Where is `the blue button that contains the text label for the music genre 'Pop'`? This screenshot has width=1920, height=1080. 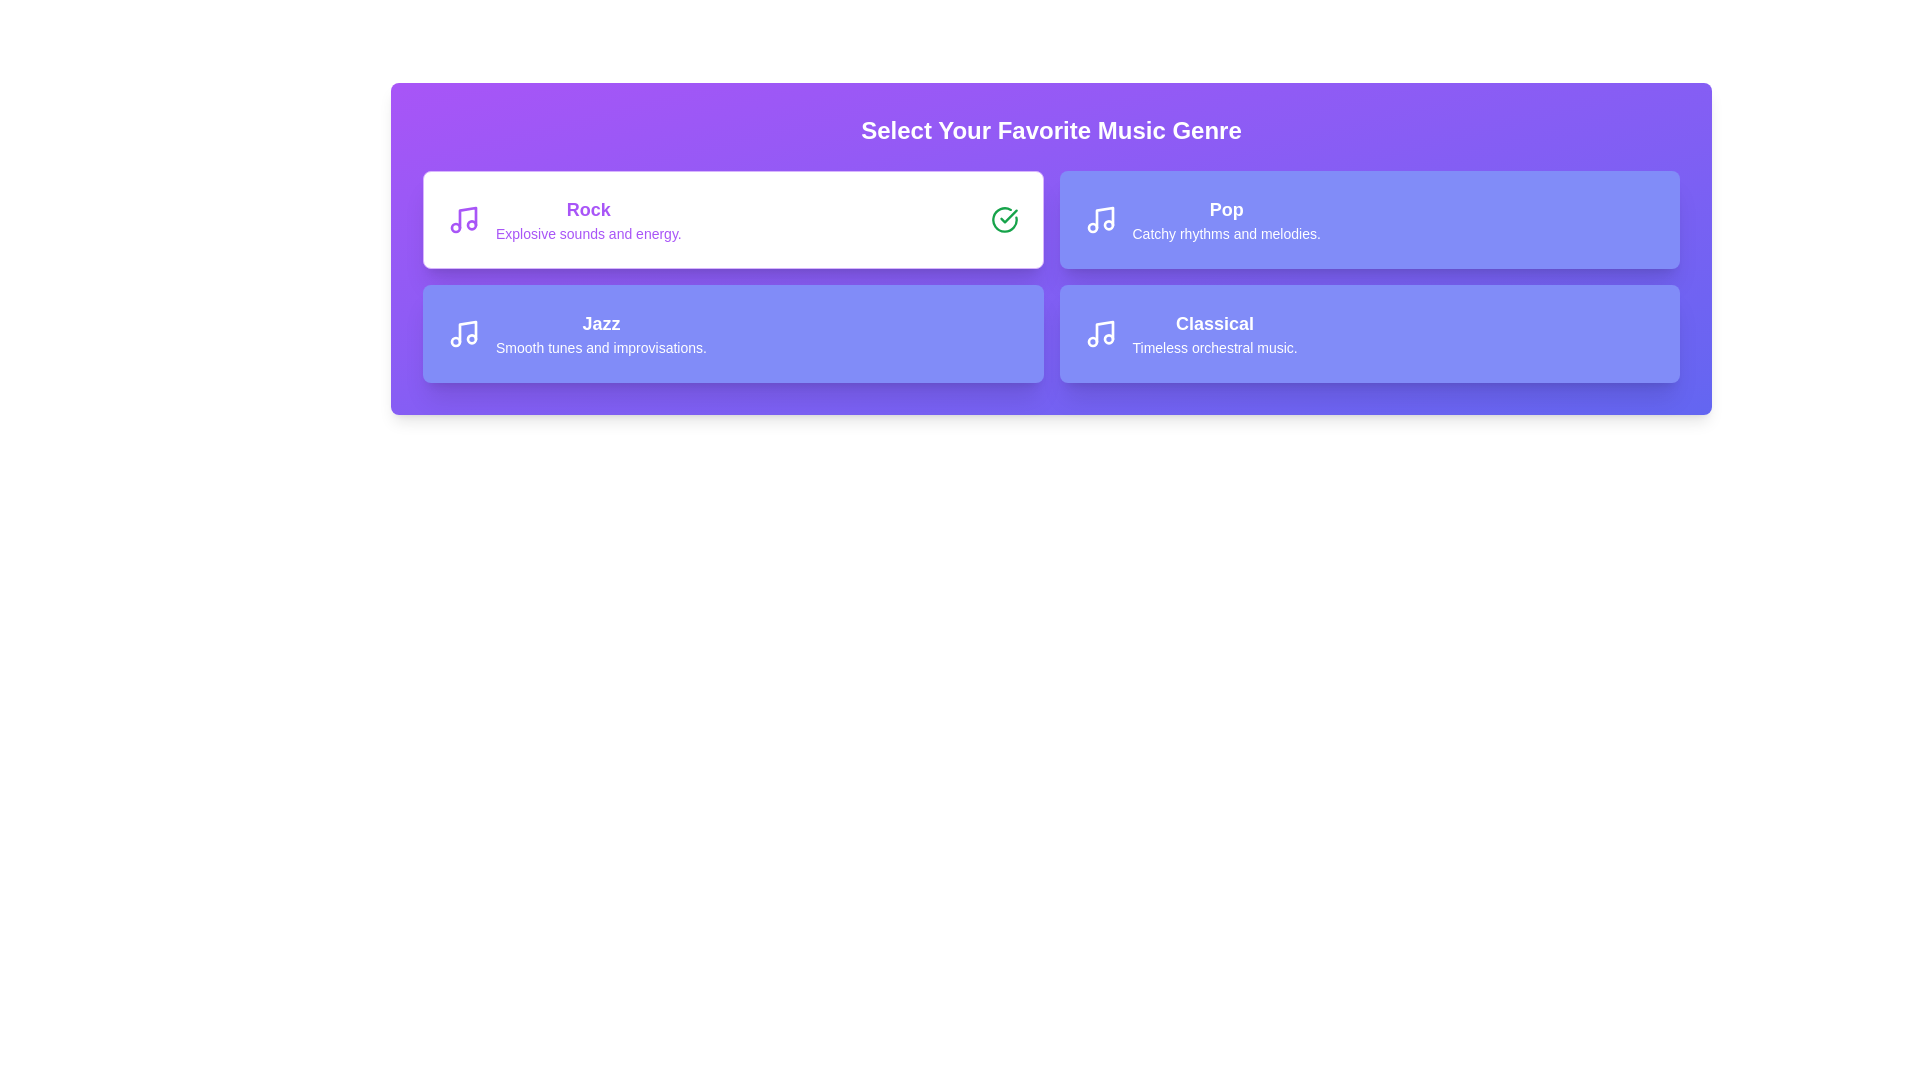
the blue button that contains the text label for the music genre 'Pop' is located at coordinates (1225, 209).